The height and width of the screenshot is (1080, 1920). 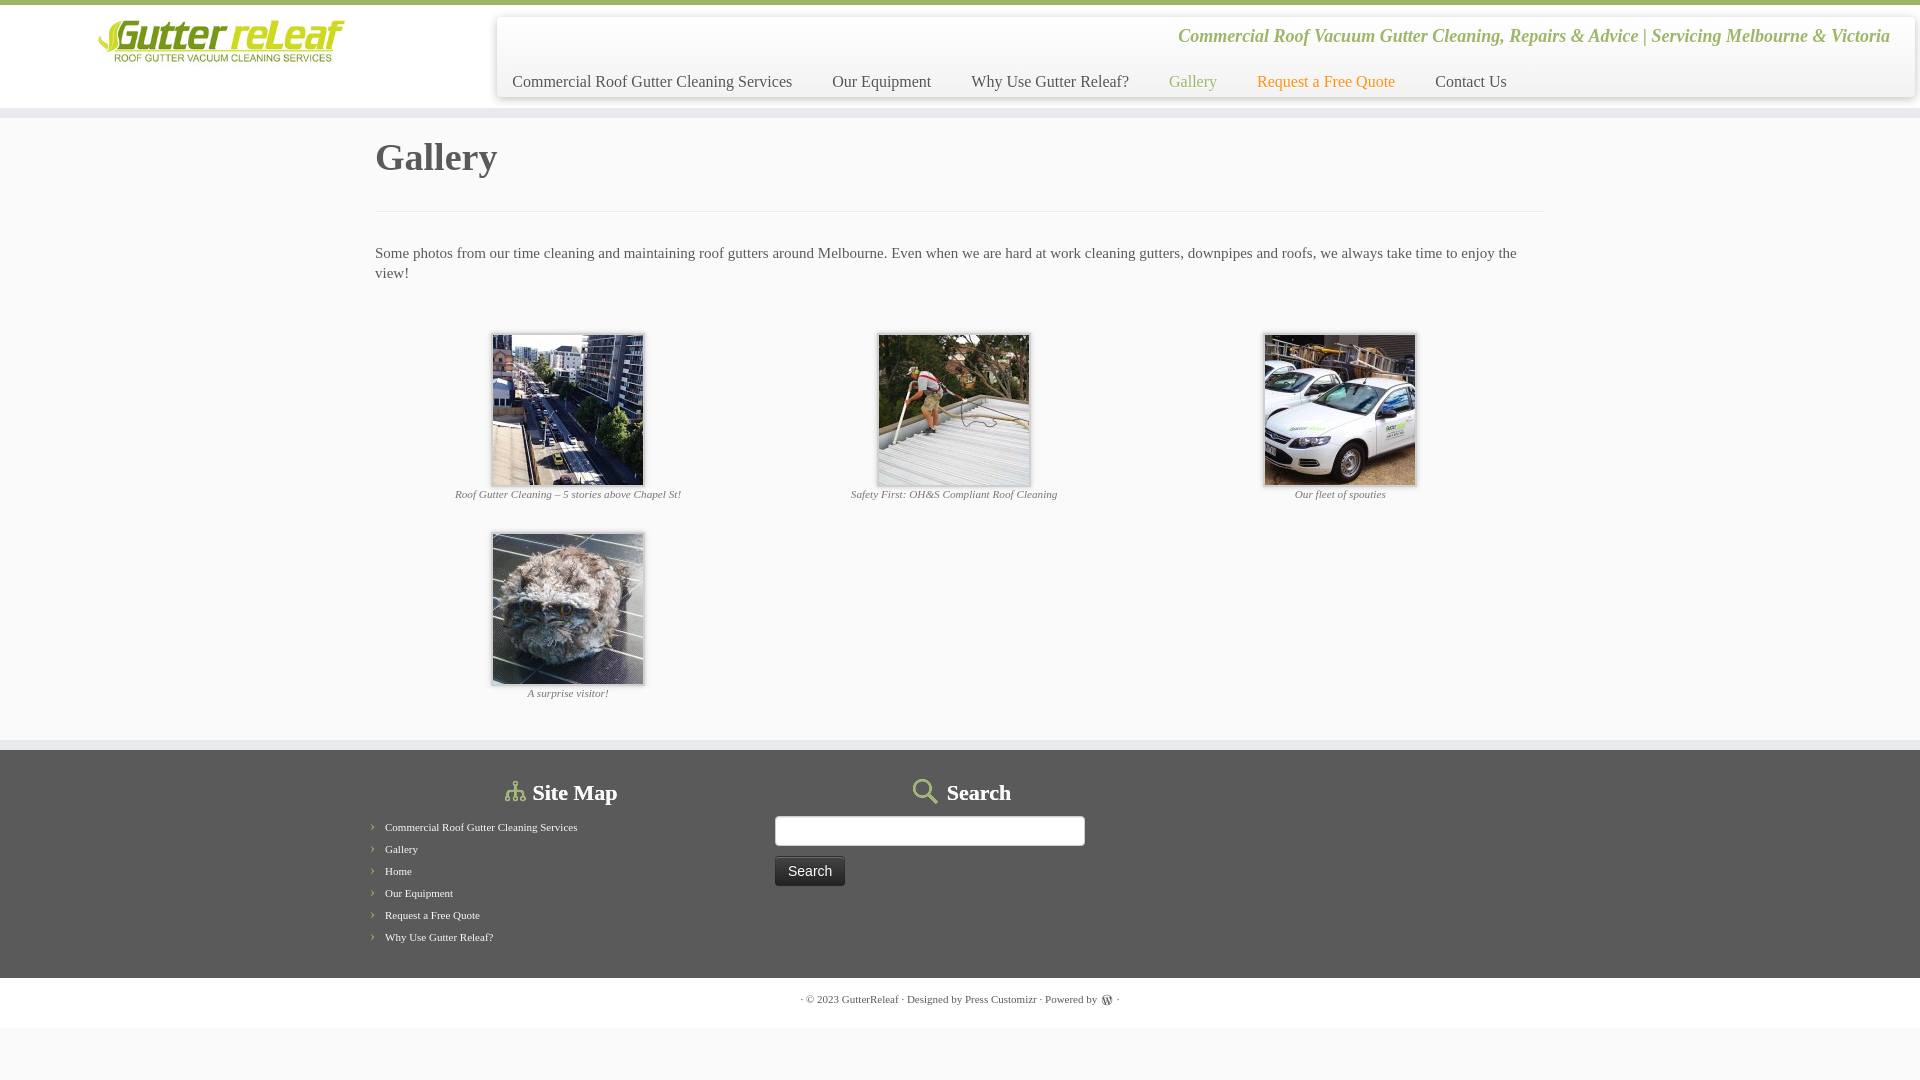 I want to click on 'Press Customizr', so click(x=1001, y=999).